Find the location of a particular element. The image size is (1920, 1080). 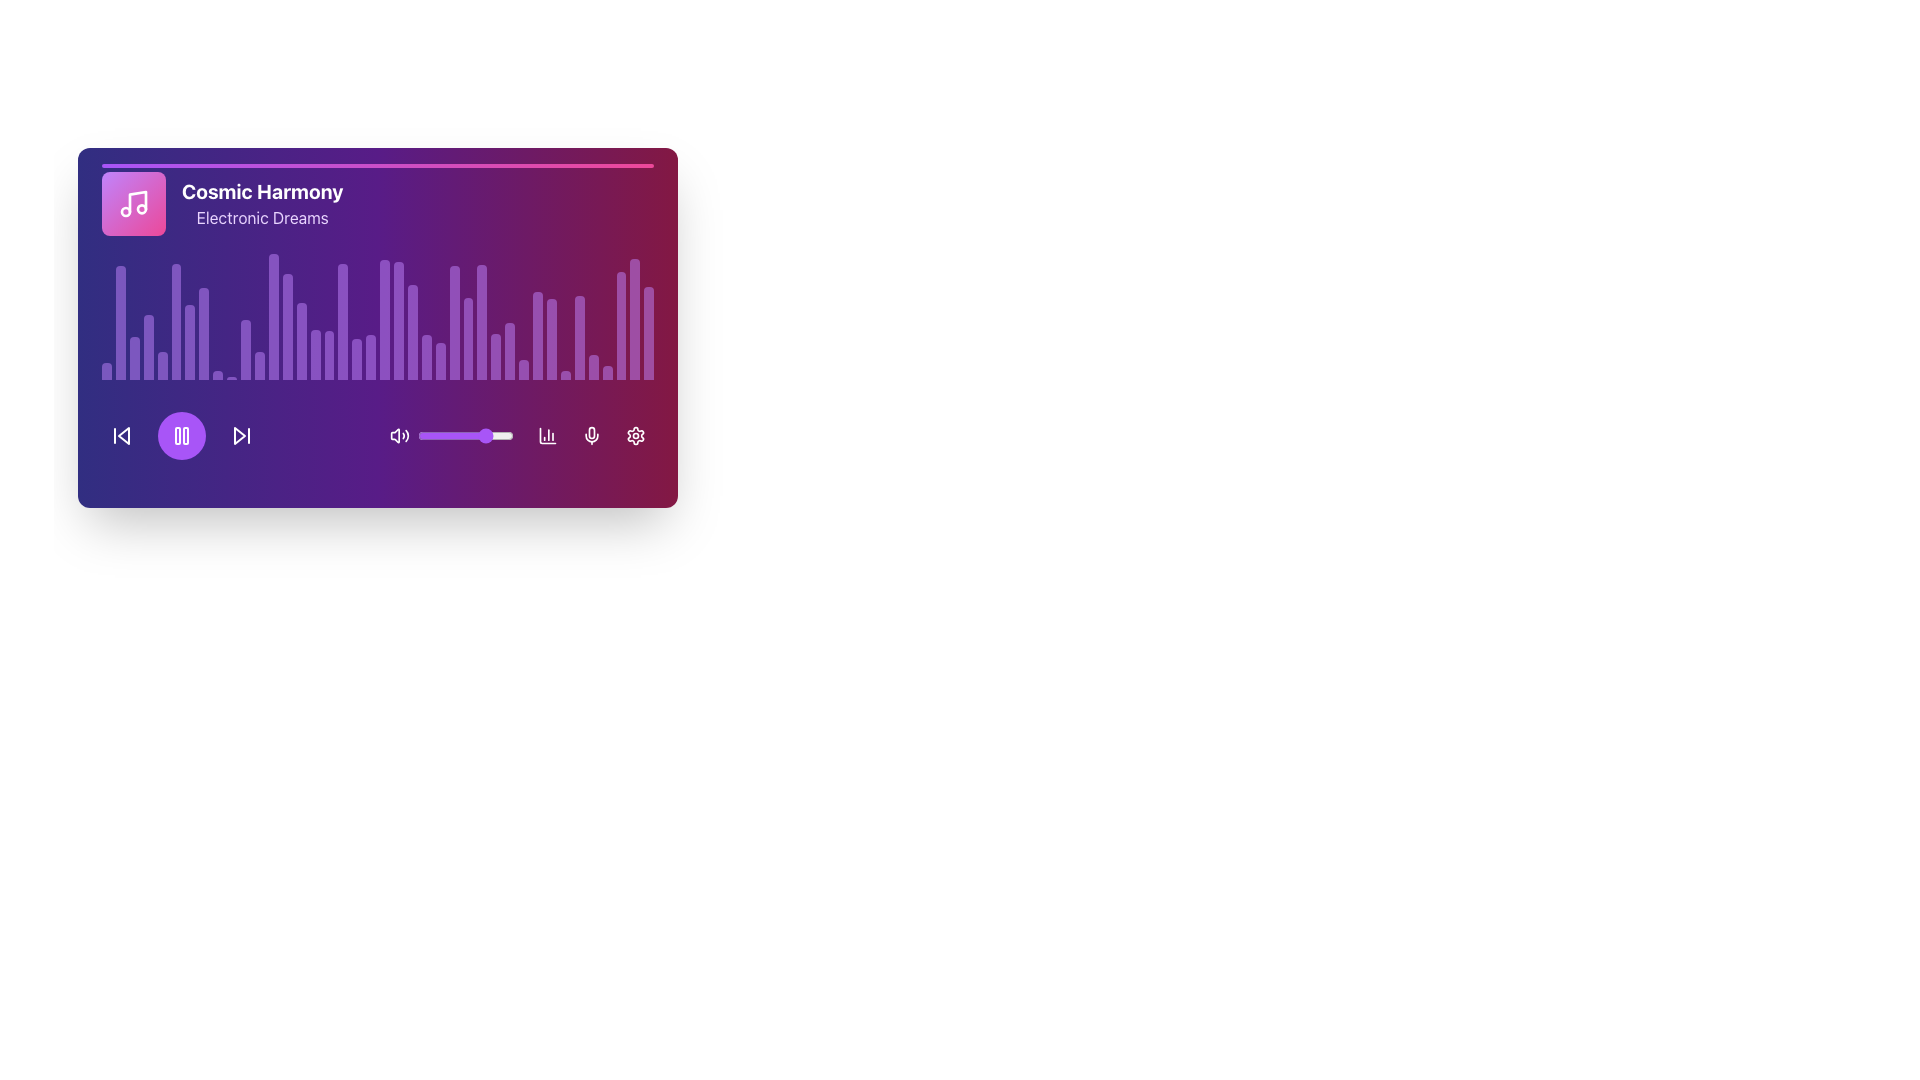

the circular purple button with paused bars in the media control panel is located at coordinates (182, 434).